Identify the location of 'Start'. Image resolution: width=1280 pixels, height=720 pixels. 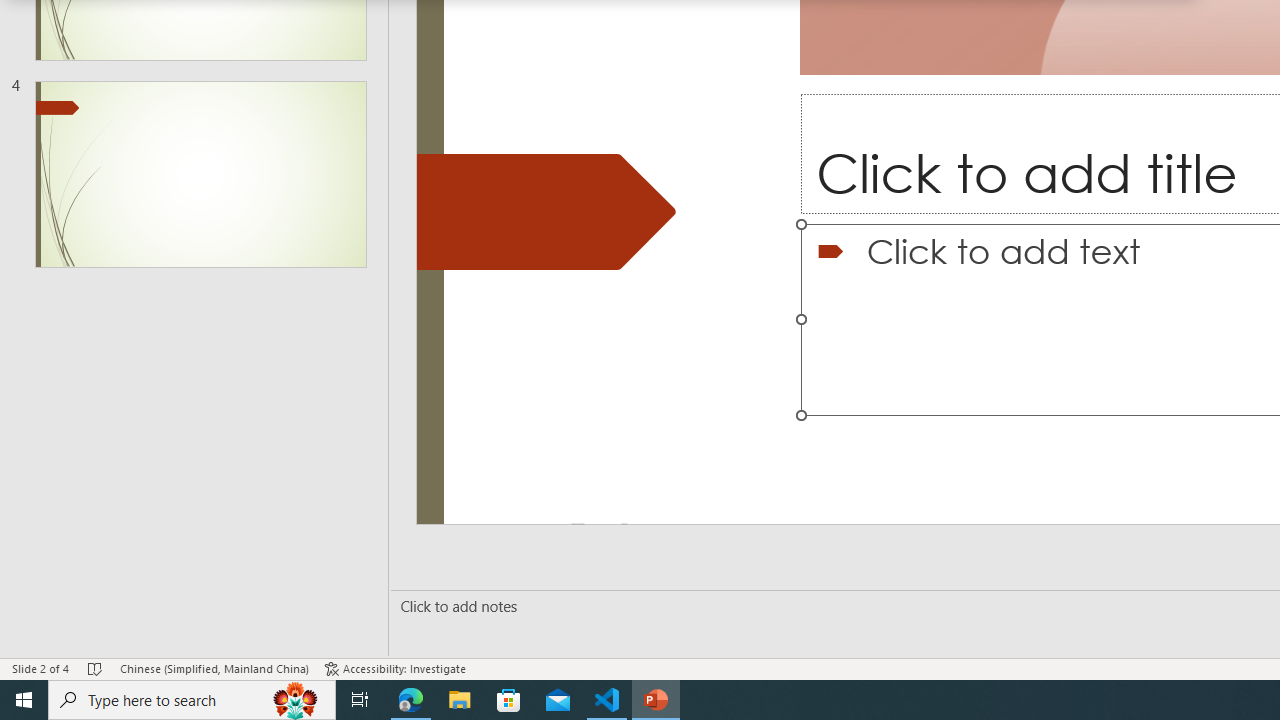
(24, 698).